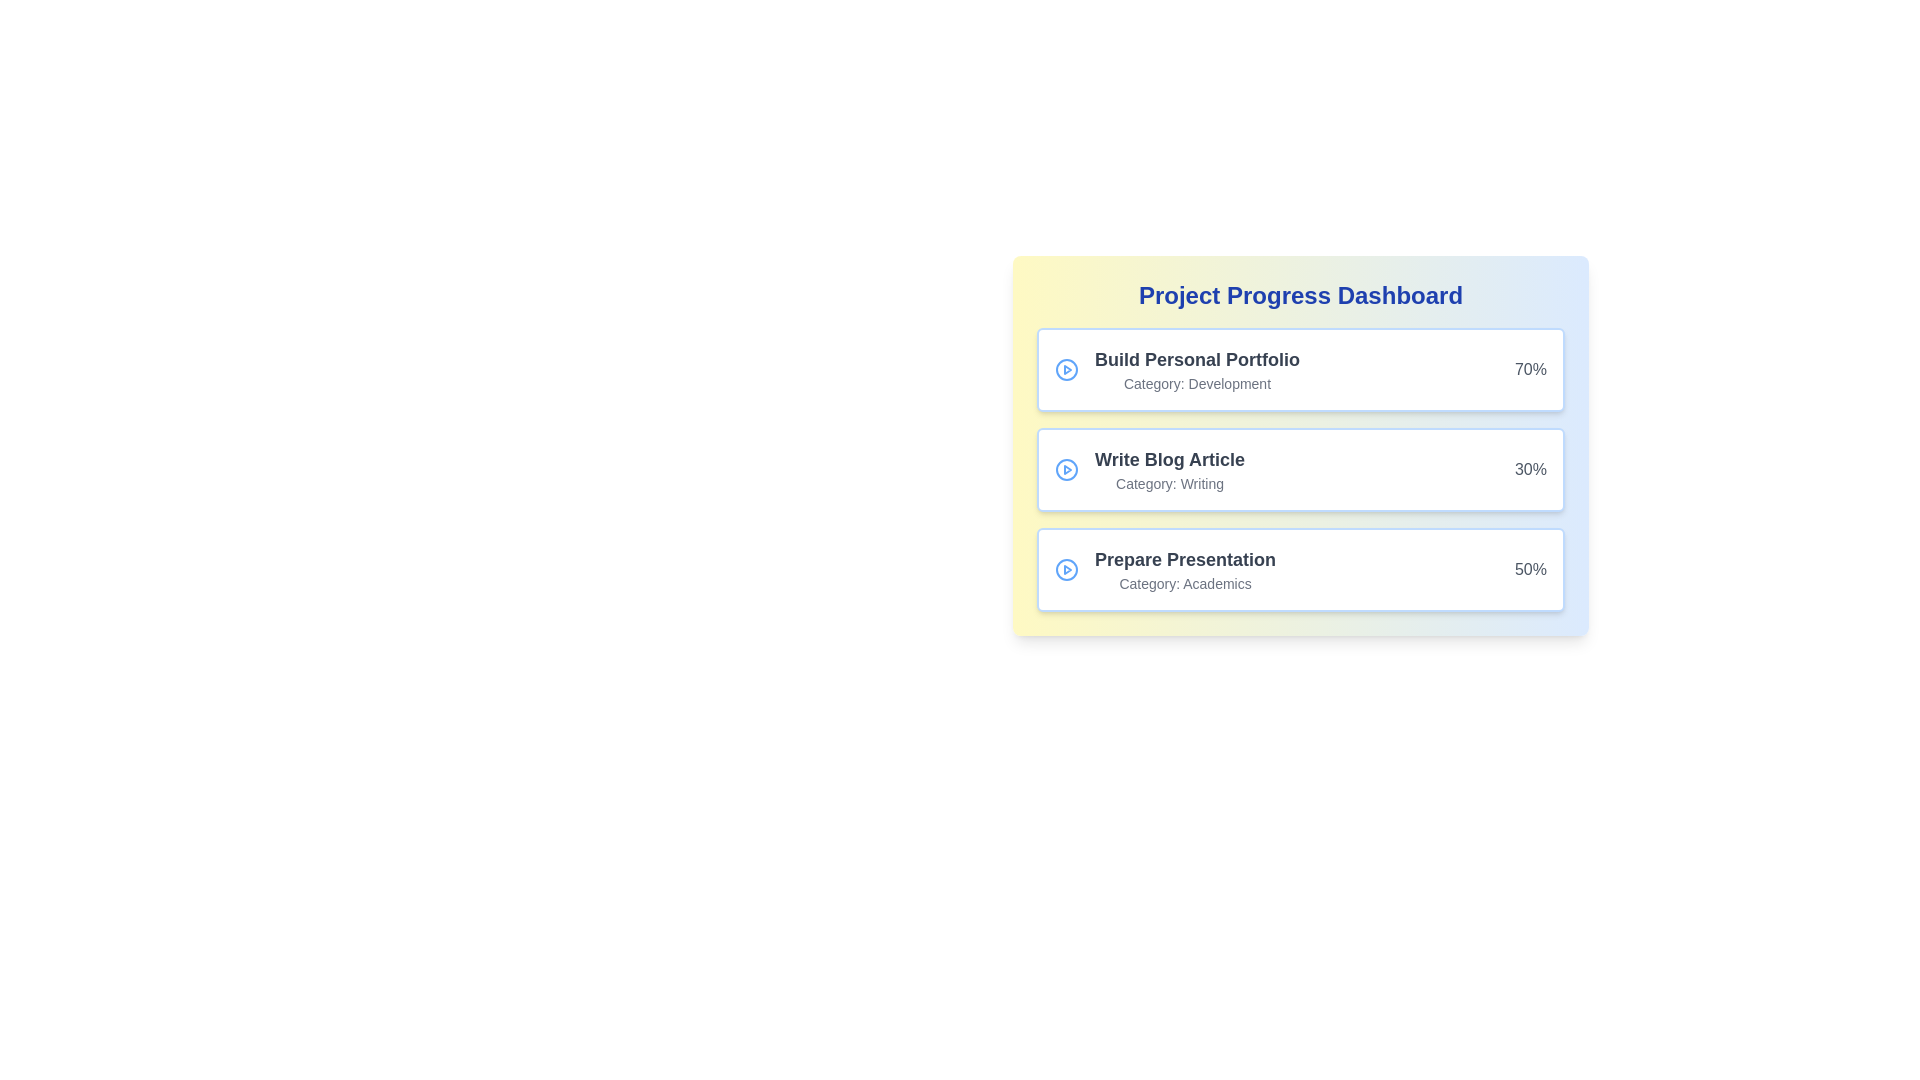  I want to click on the play button located to the left of the 'Build Personal Portfolio' text, above the 'Category: Development' text, so click(1065, 370).